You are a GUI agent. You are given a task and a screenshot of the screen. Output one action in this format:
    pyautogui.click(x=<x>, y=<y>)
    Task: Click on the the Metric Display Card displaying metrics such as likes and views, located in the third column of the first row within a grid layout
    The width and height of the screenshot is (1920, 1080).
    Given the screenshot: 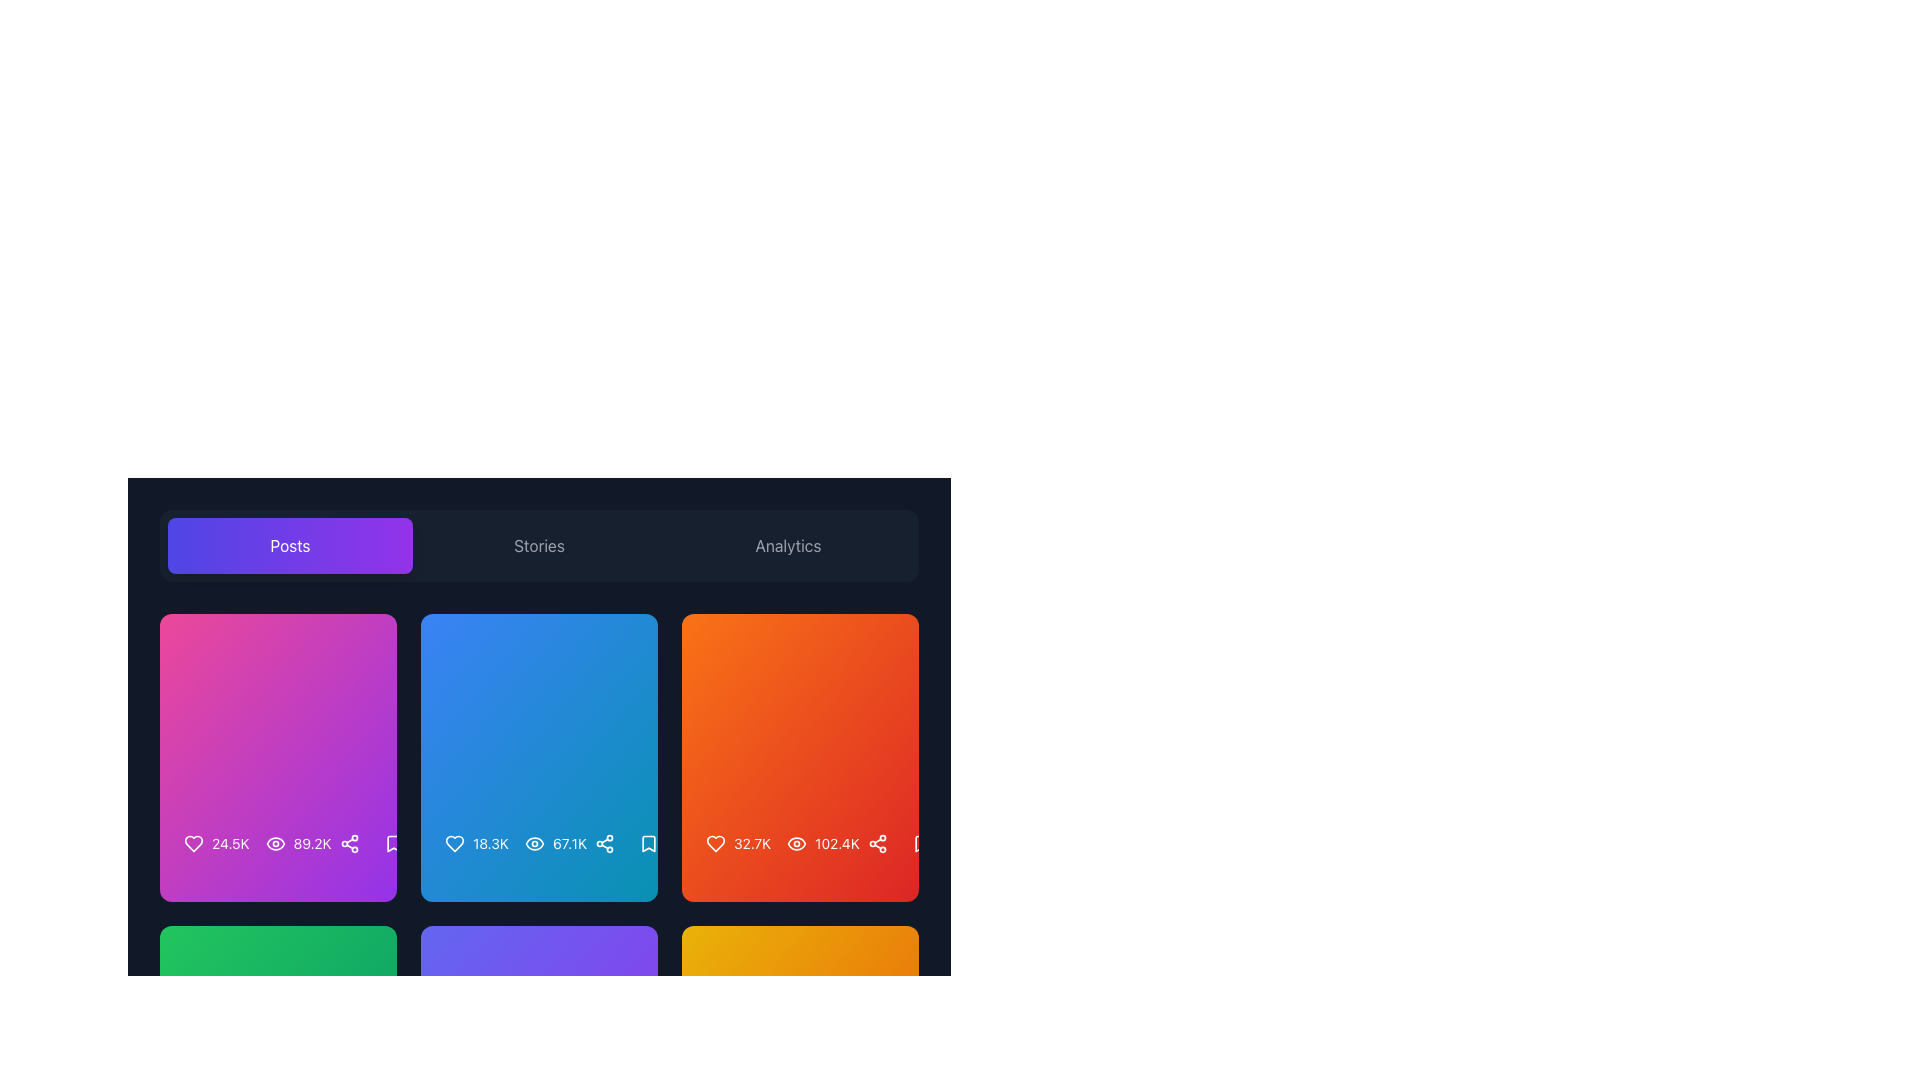 What is the action you would take?
    pyautogui.click(x=800, y=758)
    